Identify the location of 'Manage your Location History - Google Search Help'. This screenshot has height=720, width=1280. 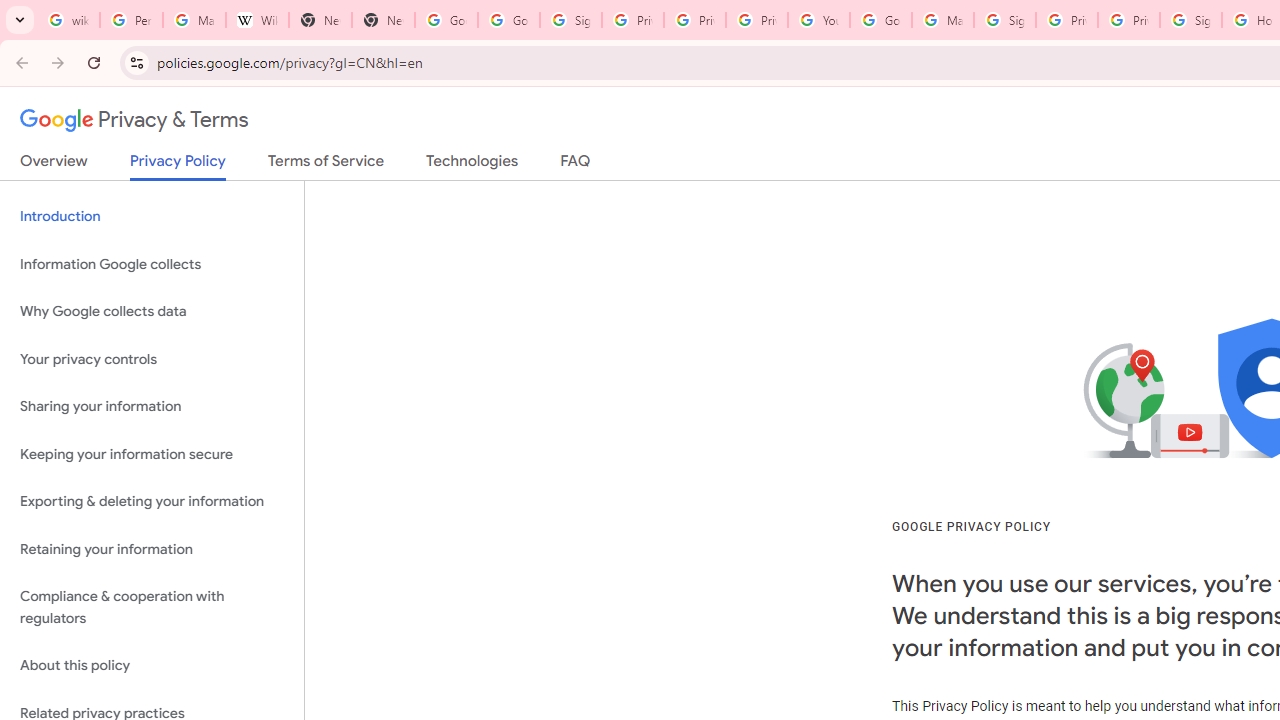
(194, 20).